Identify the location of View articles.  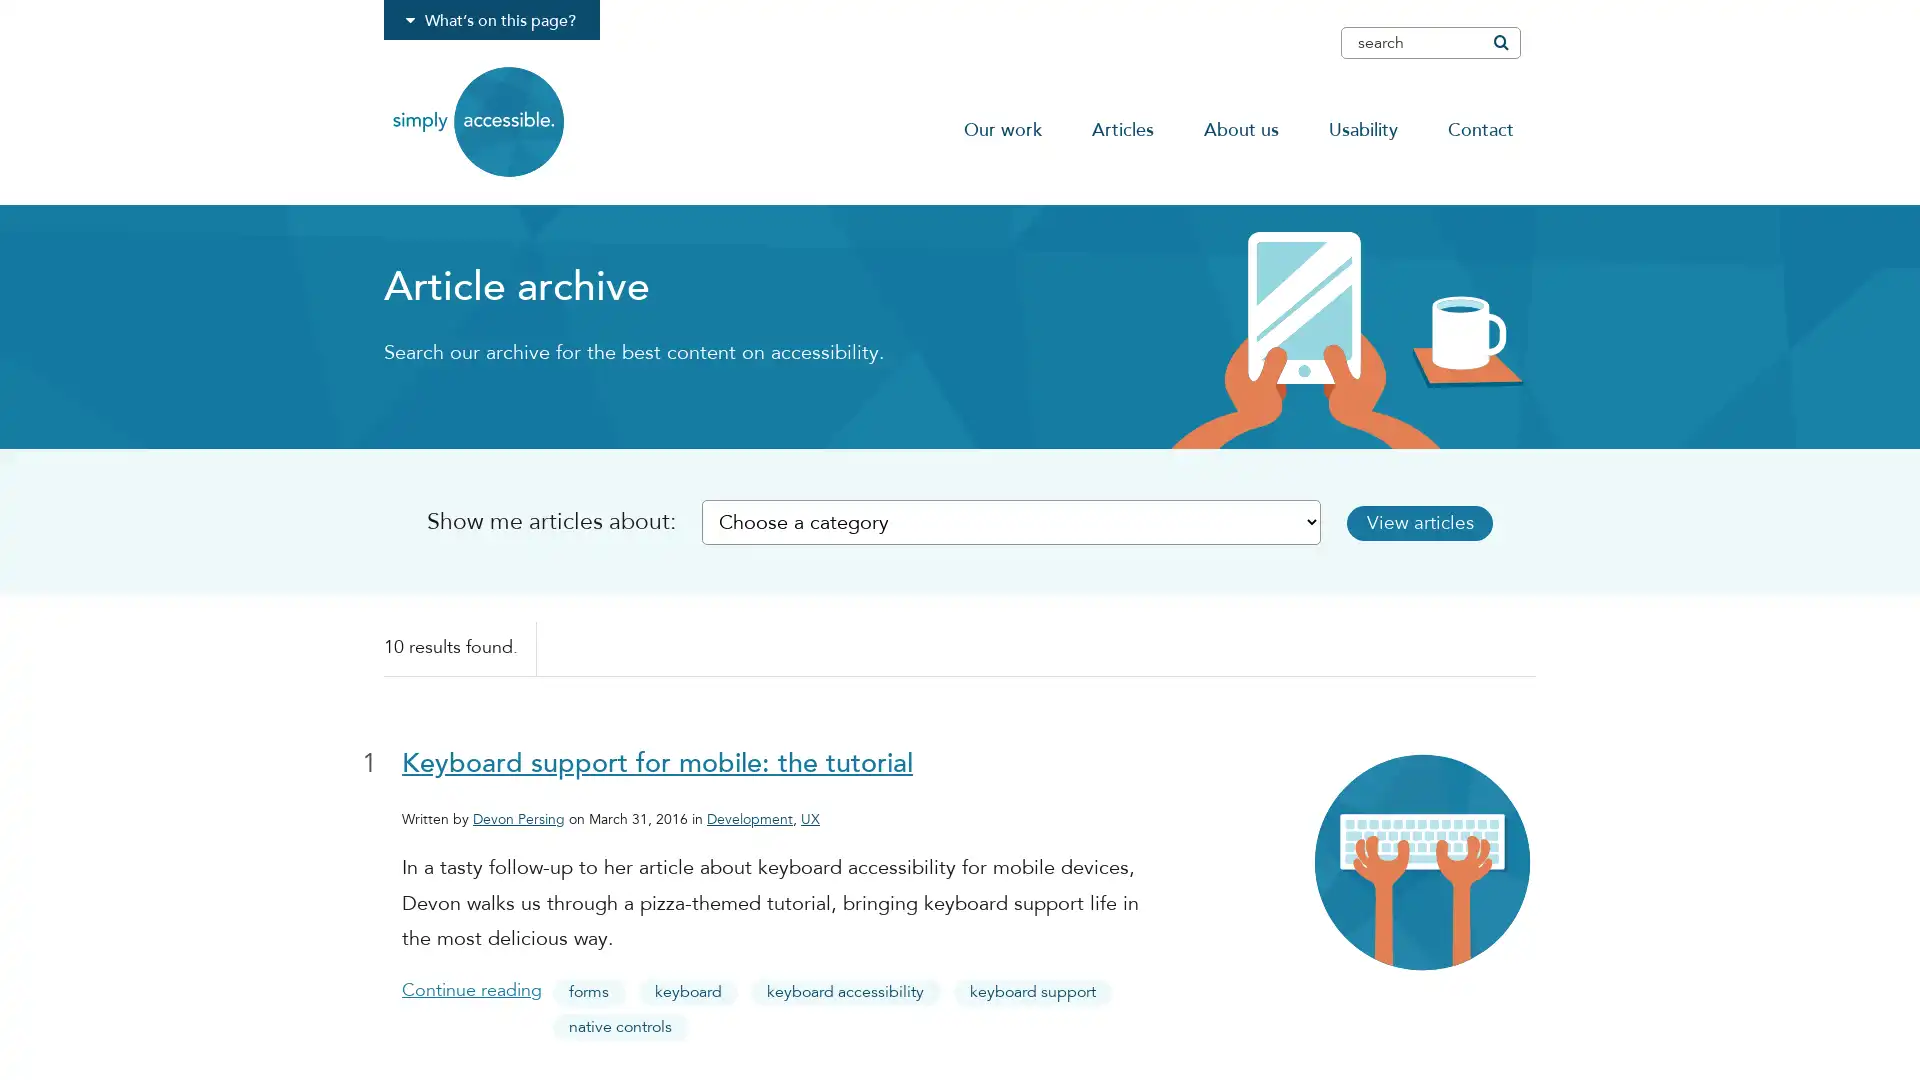
(1419, 521).